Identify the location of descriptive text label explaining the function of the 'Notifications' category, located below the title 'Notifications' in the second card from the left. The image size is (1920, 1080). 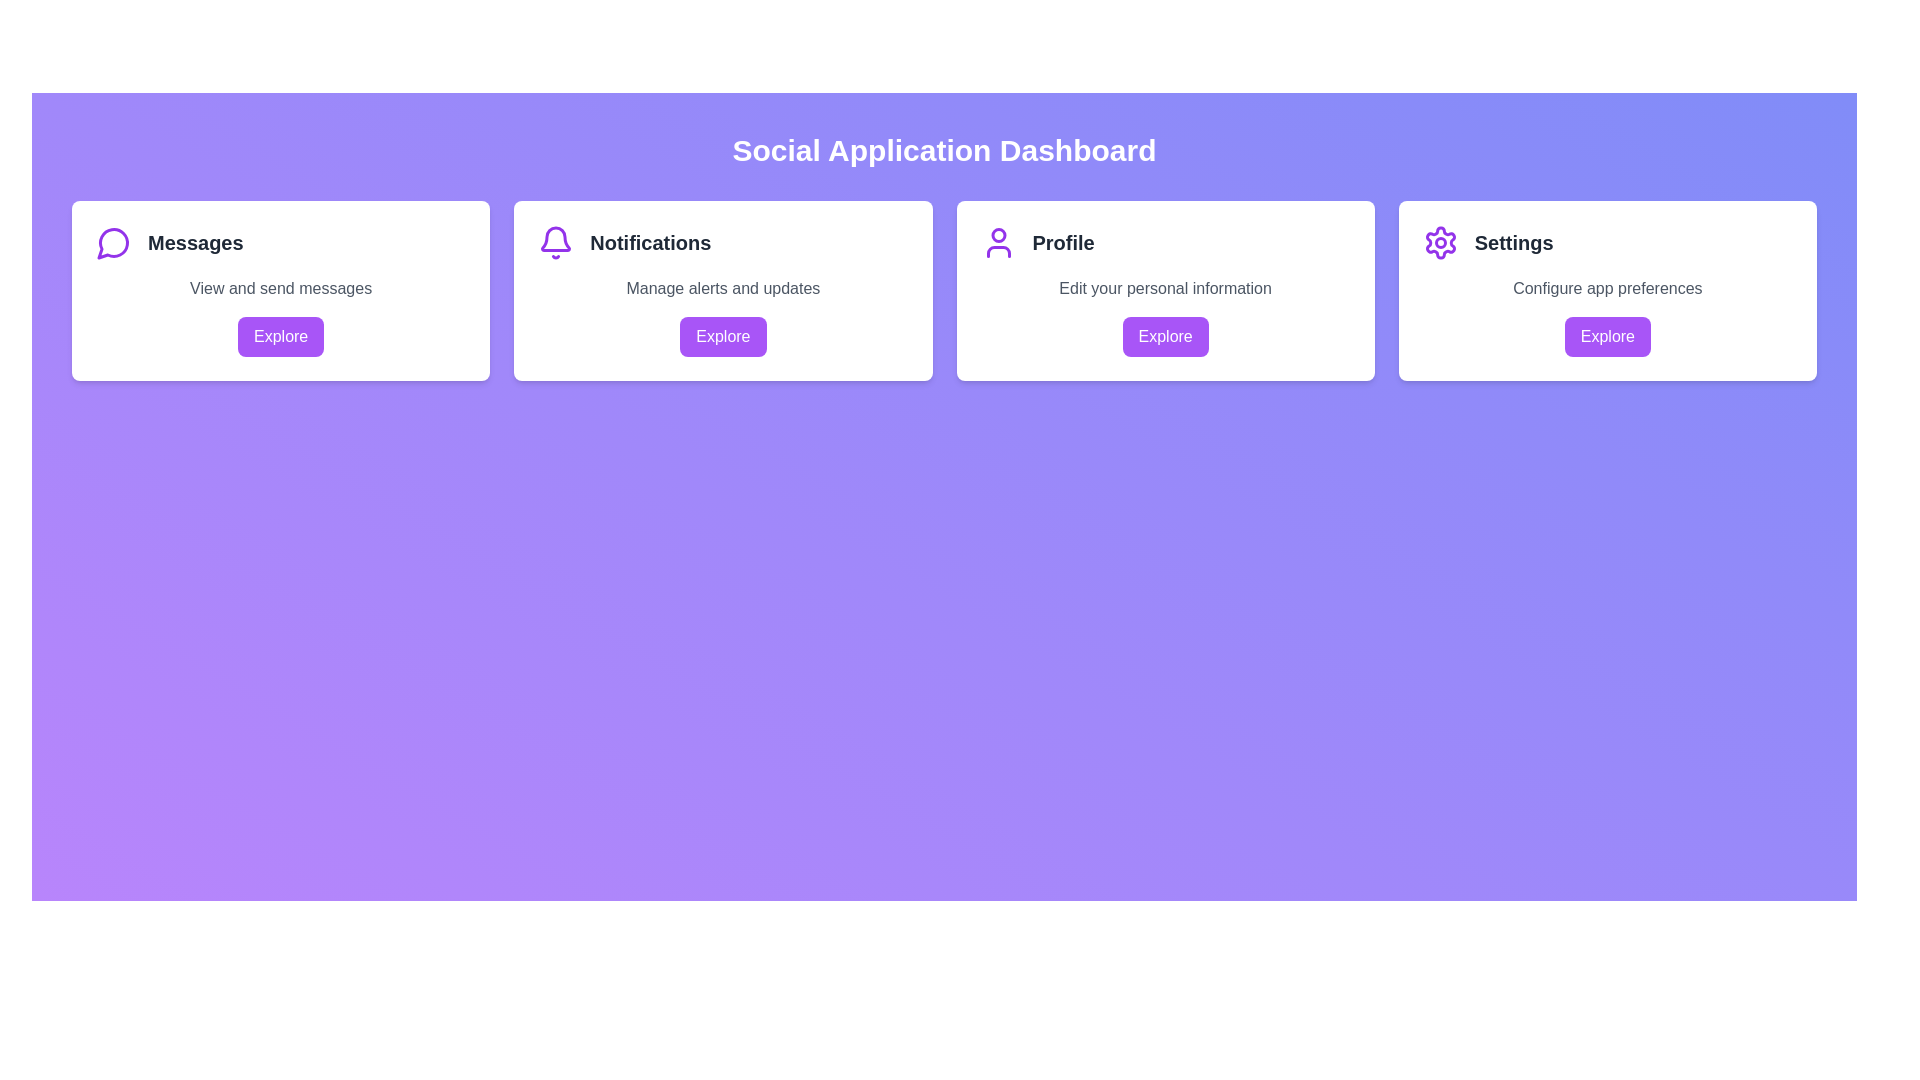
(722, 289).